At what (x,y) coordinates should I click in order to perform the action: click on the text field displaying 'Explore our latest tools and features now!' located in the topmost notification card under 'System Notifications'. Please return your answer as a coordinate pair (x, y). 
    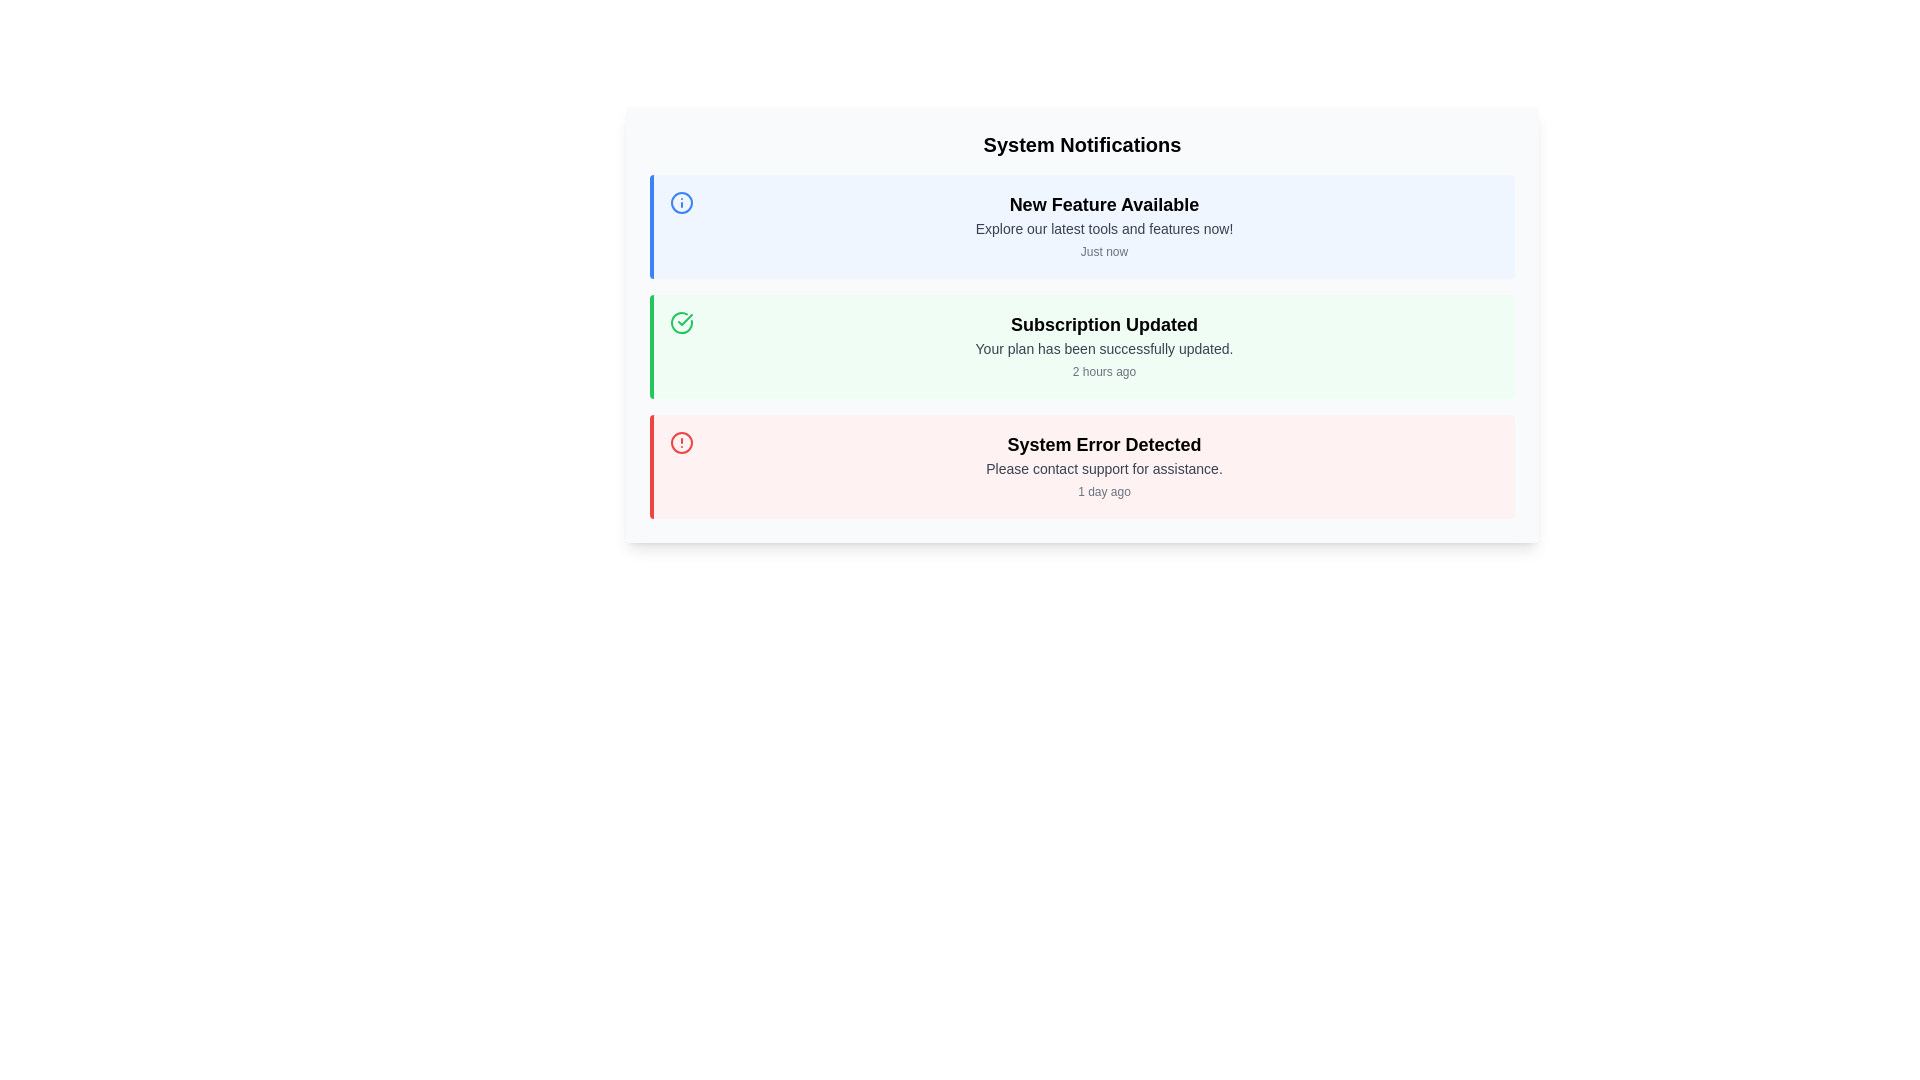
    Looking at the image, I should click on (1103, 227).